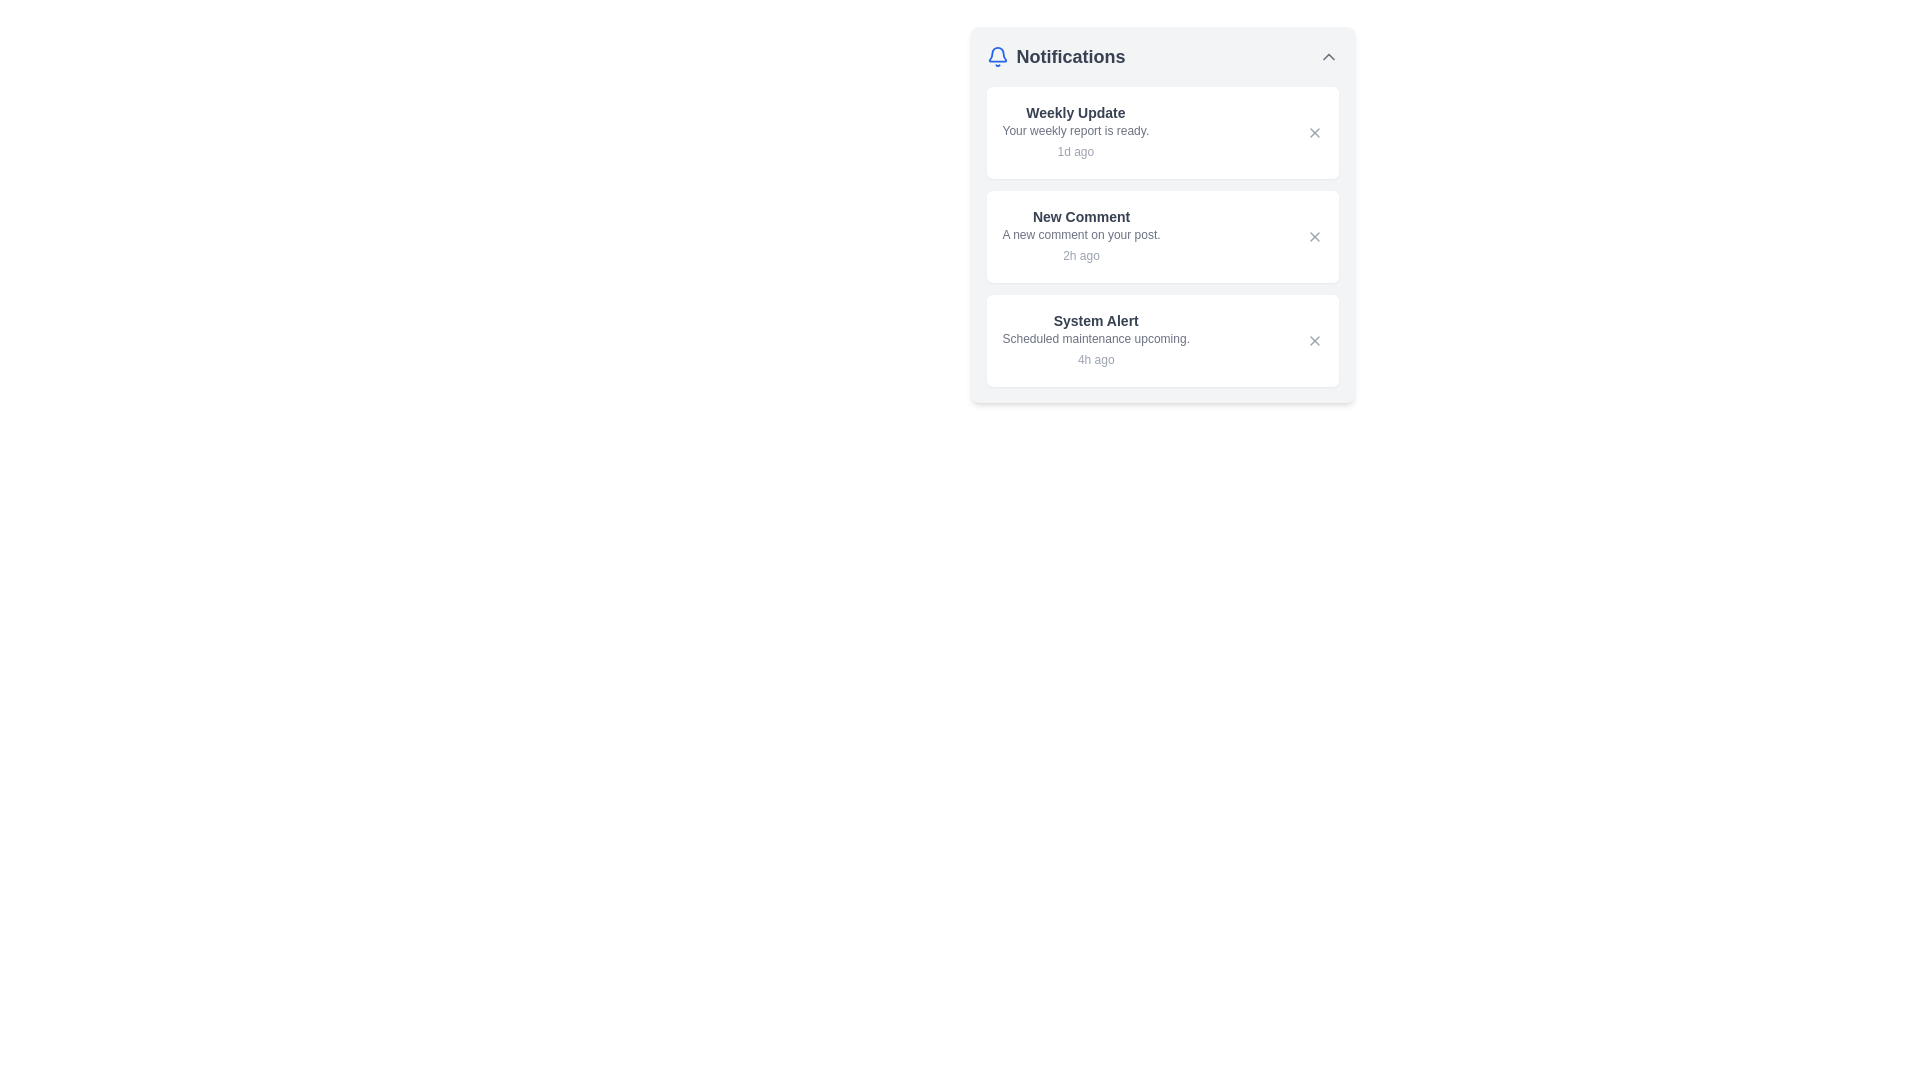  What do you see at coordinates (1095, 319) in the screenshot?
I see `the 'System Alert' text label, which is a bold dark gray label positioned at the top of the notification panel and serves as a header for upcoming maintenance notifications` at bounding box center [1095, 319].